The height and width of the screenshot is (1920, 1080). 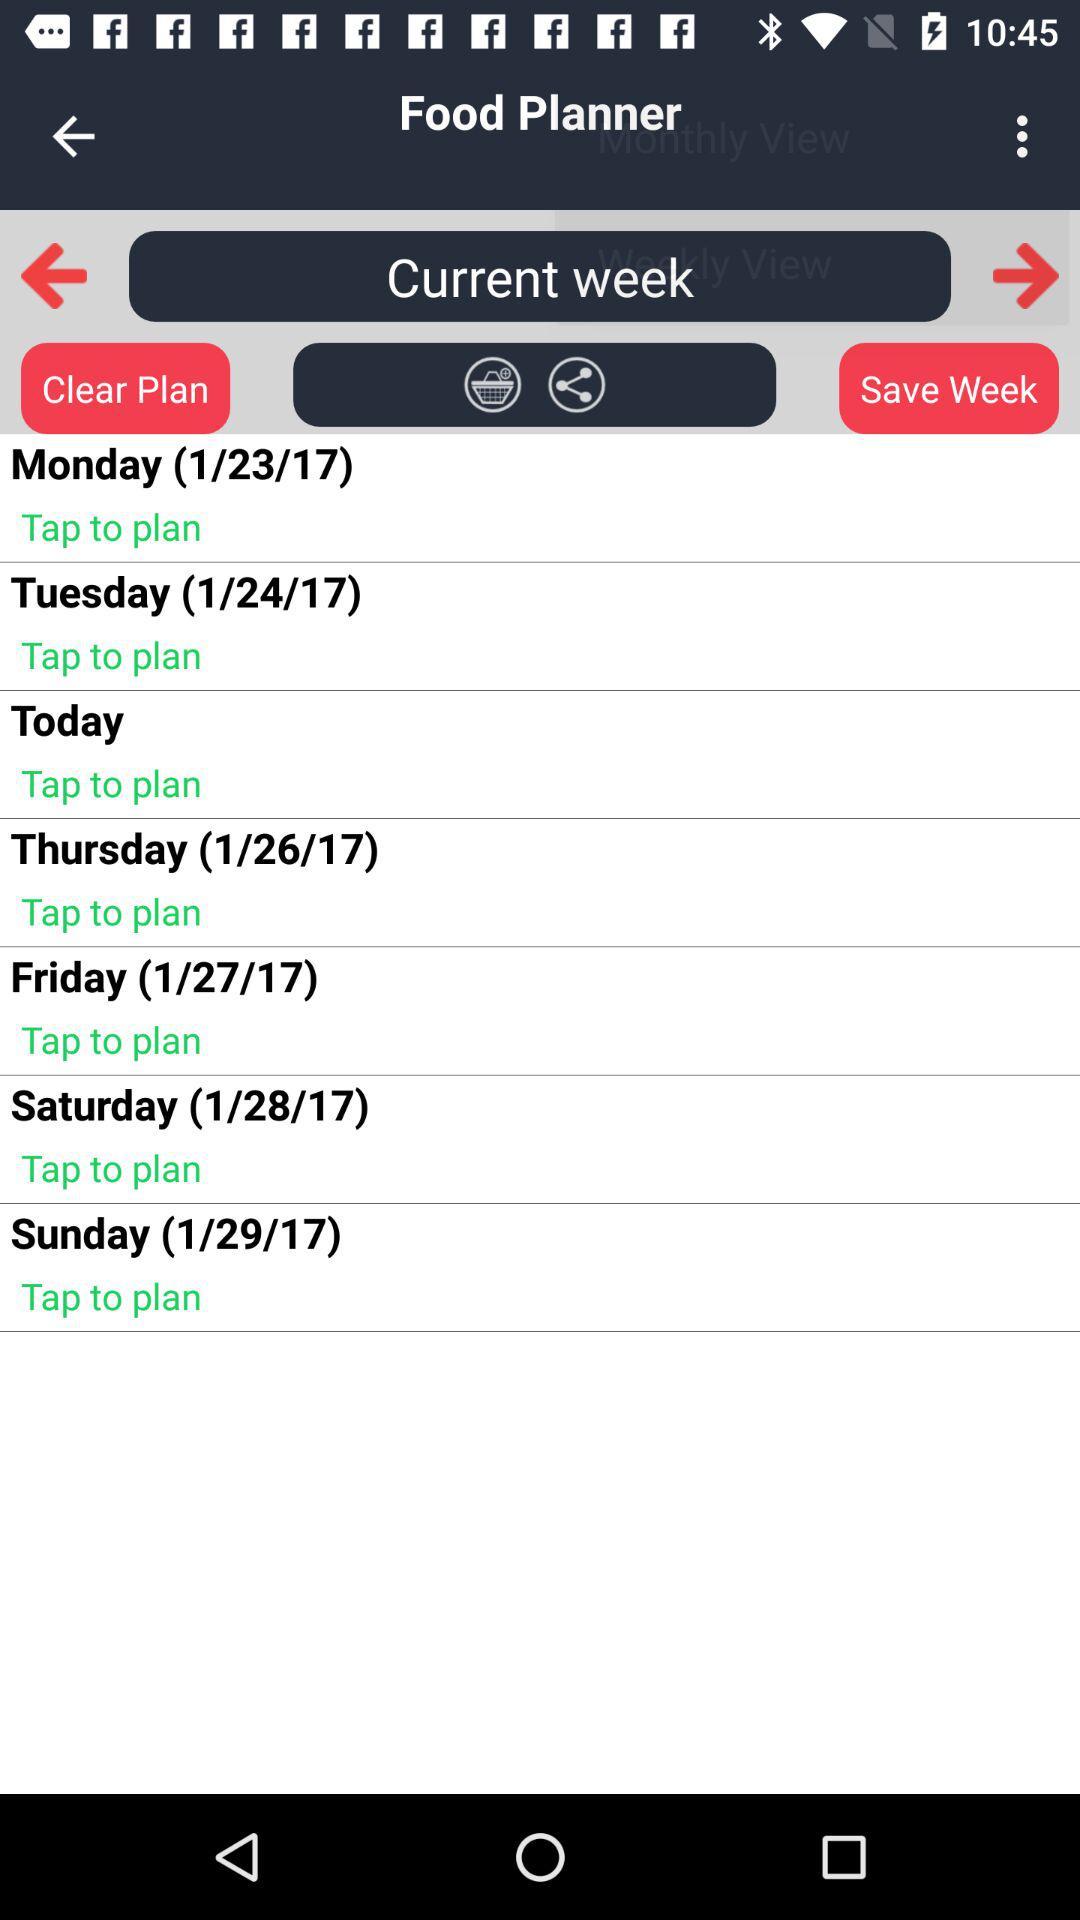 What do you see at coordinates (66, 719) in the screenshot?
I see `the item below tap to plan` at bounding box center [66, 719].